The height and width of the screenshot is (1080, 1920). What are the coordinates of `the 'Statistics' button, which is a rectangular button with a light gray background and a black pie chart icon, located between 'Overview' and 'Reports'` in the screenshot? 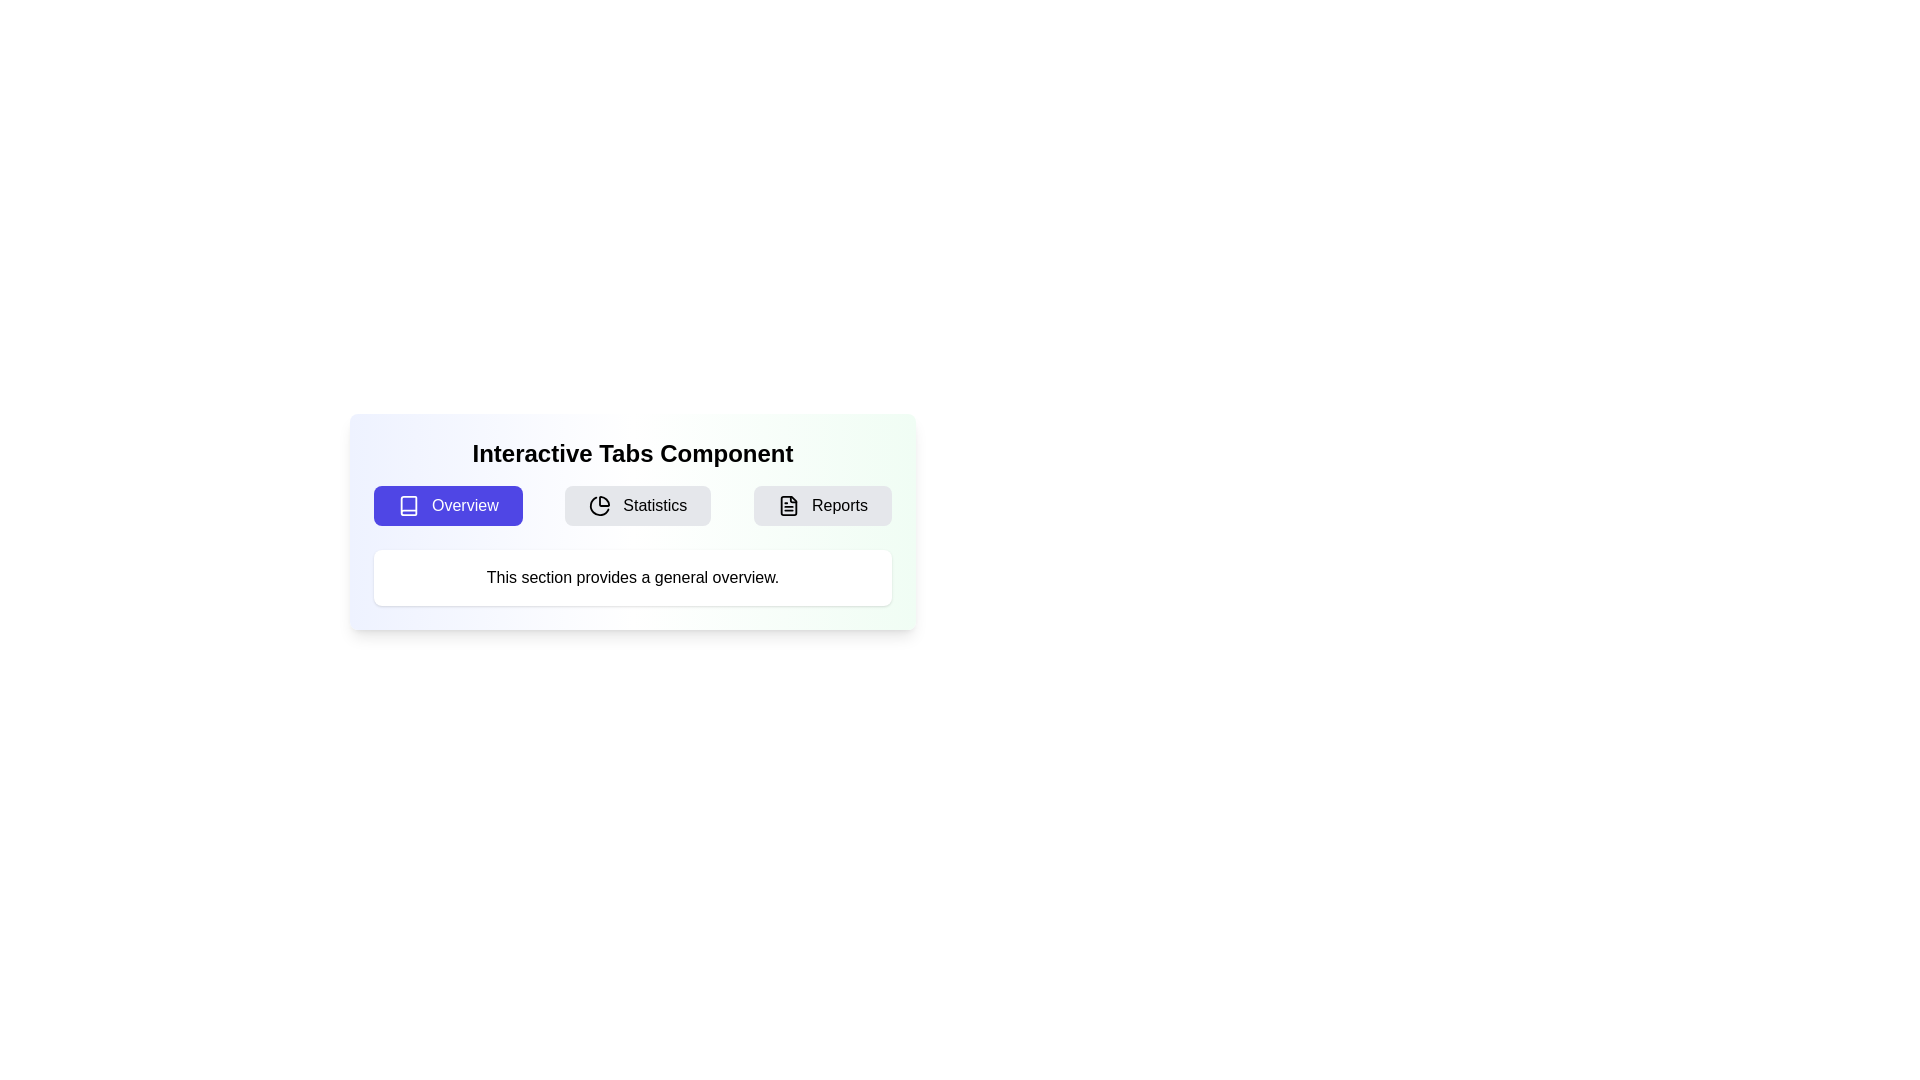 It's located at (637, 504).